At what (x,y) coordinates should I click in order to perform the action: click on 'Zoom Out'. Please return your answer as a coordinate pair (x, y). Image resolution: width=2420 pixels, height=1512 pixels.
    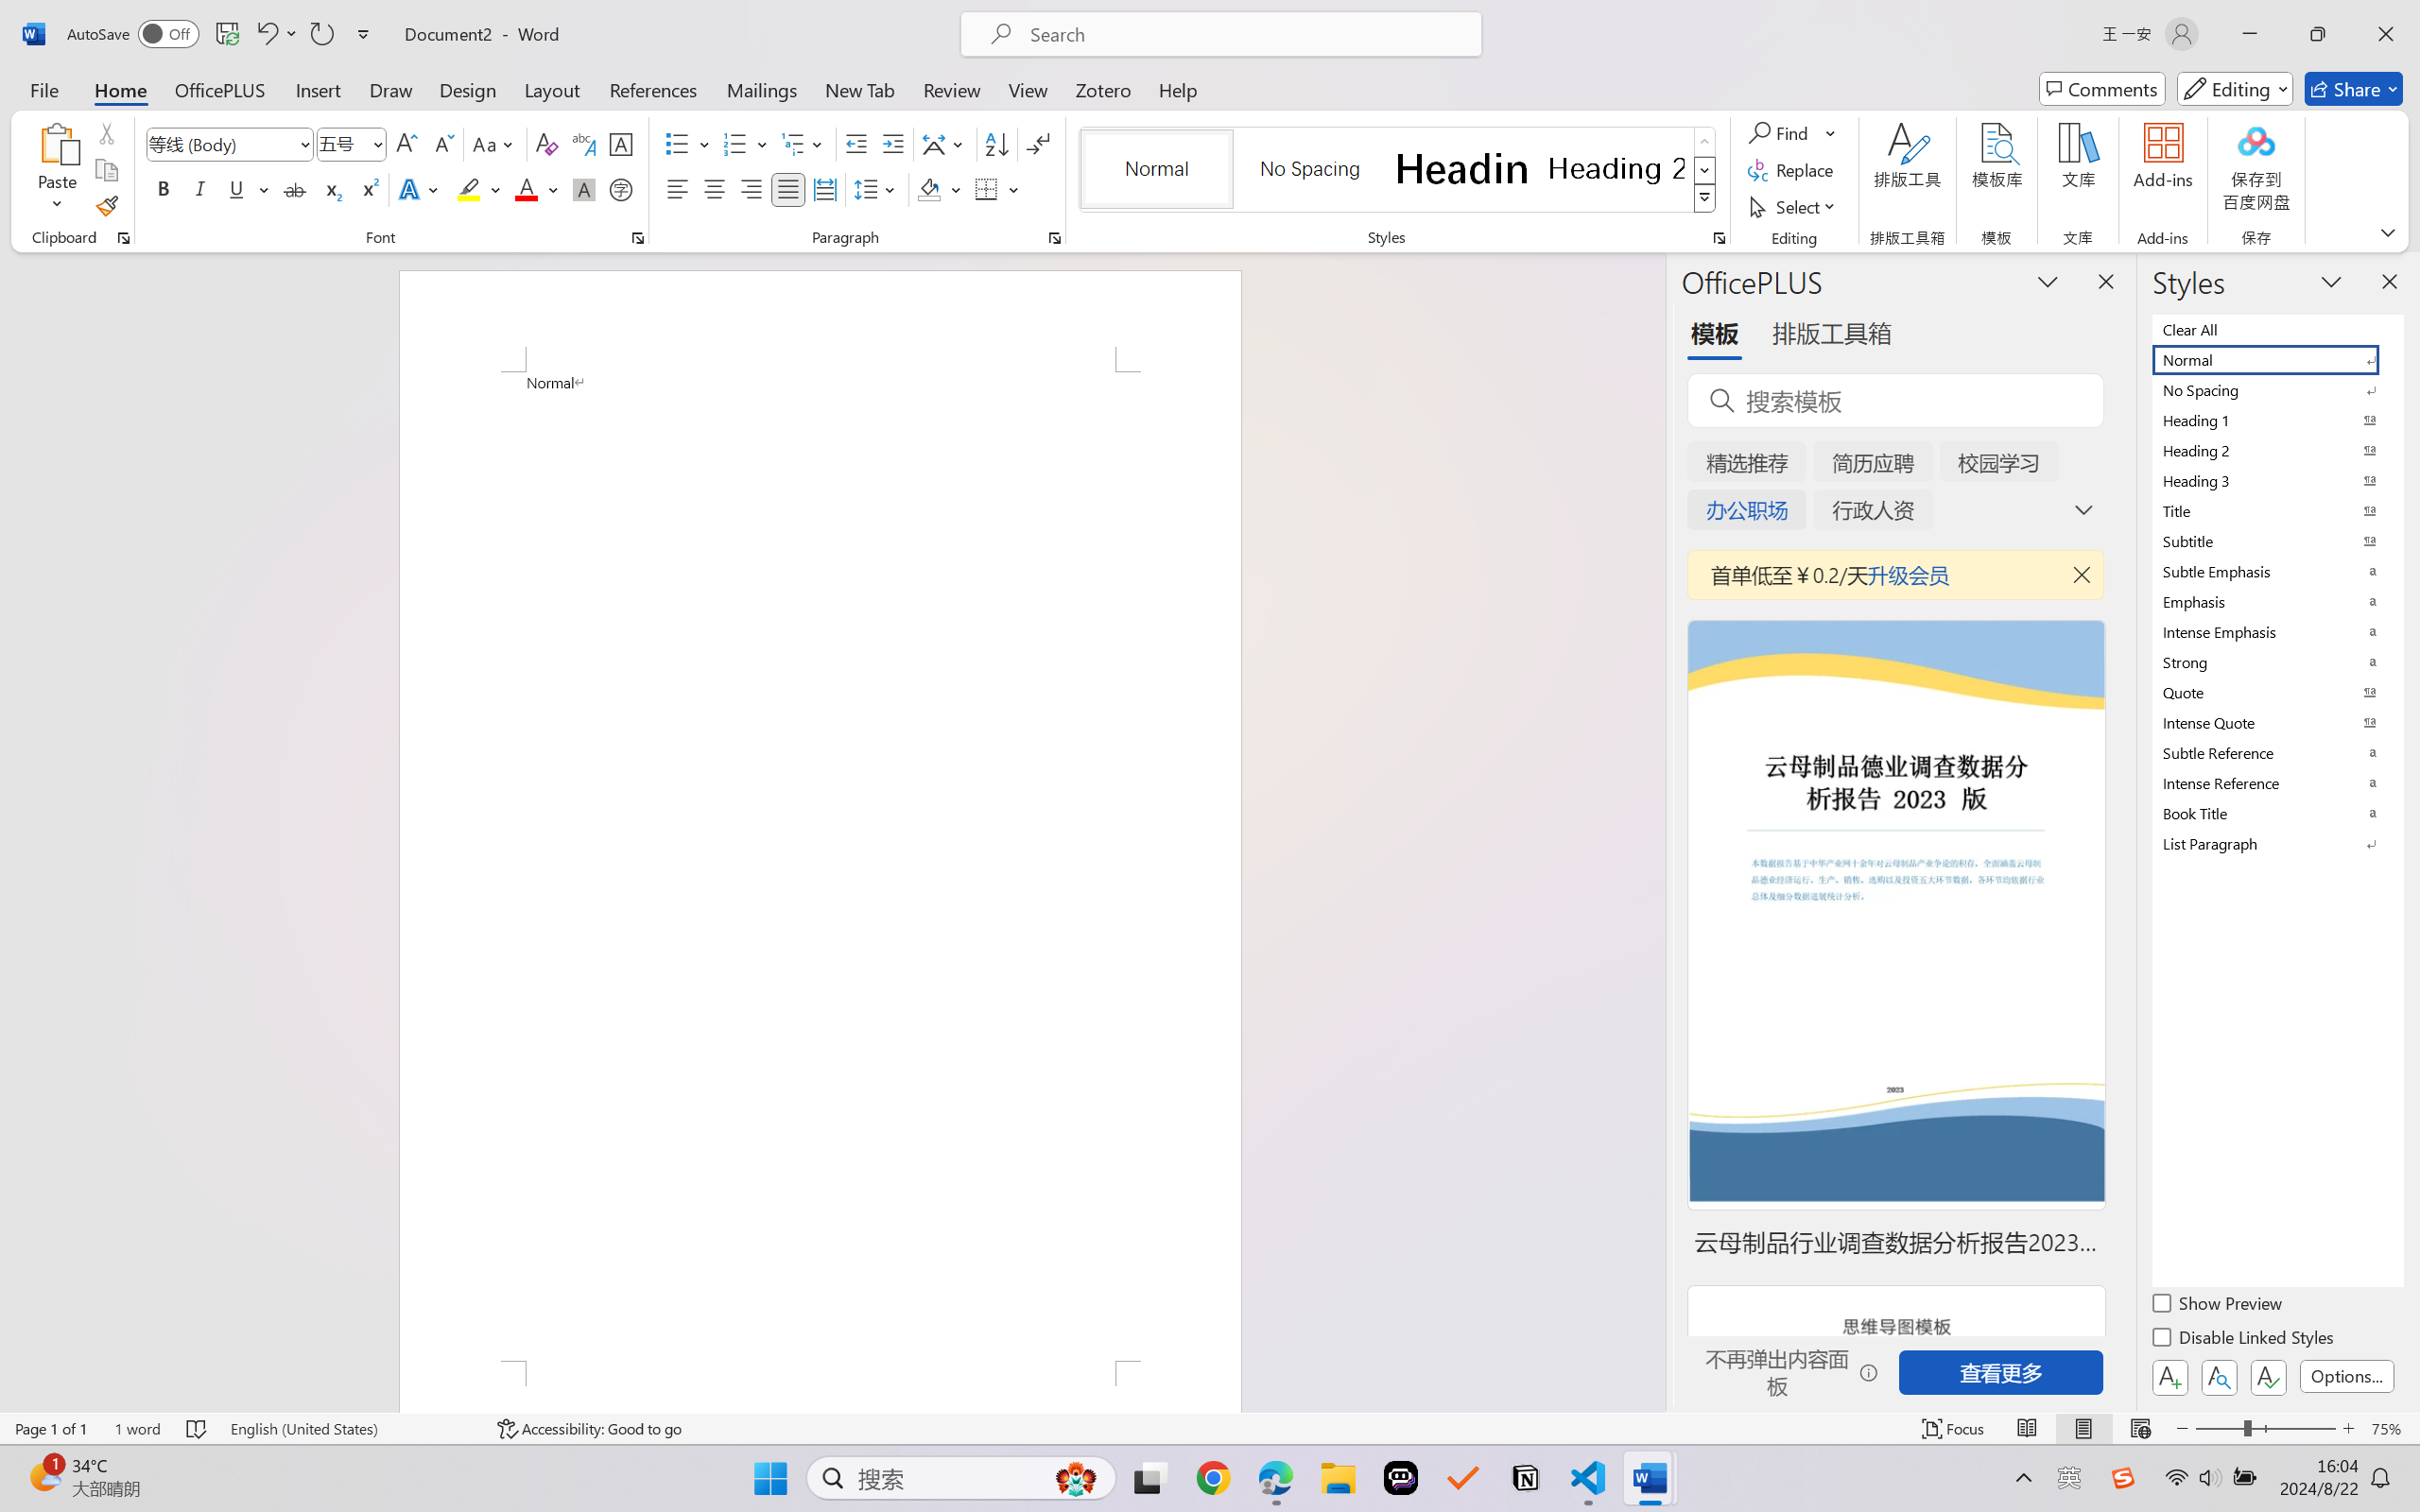
    Looking at the image, I should click on (2218, 1428).